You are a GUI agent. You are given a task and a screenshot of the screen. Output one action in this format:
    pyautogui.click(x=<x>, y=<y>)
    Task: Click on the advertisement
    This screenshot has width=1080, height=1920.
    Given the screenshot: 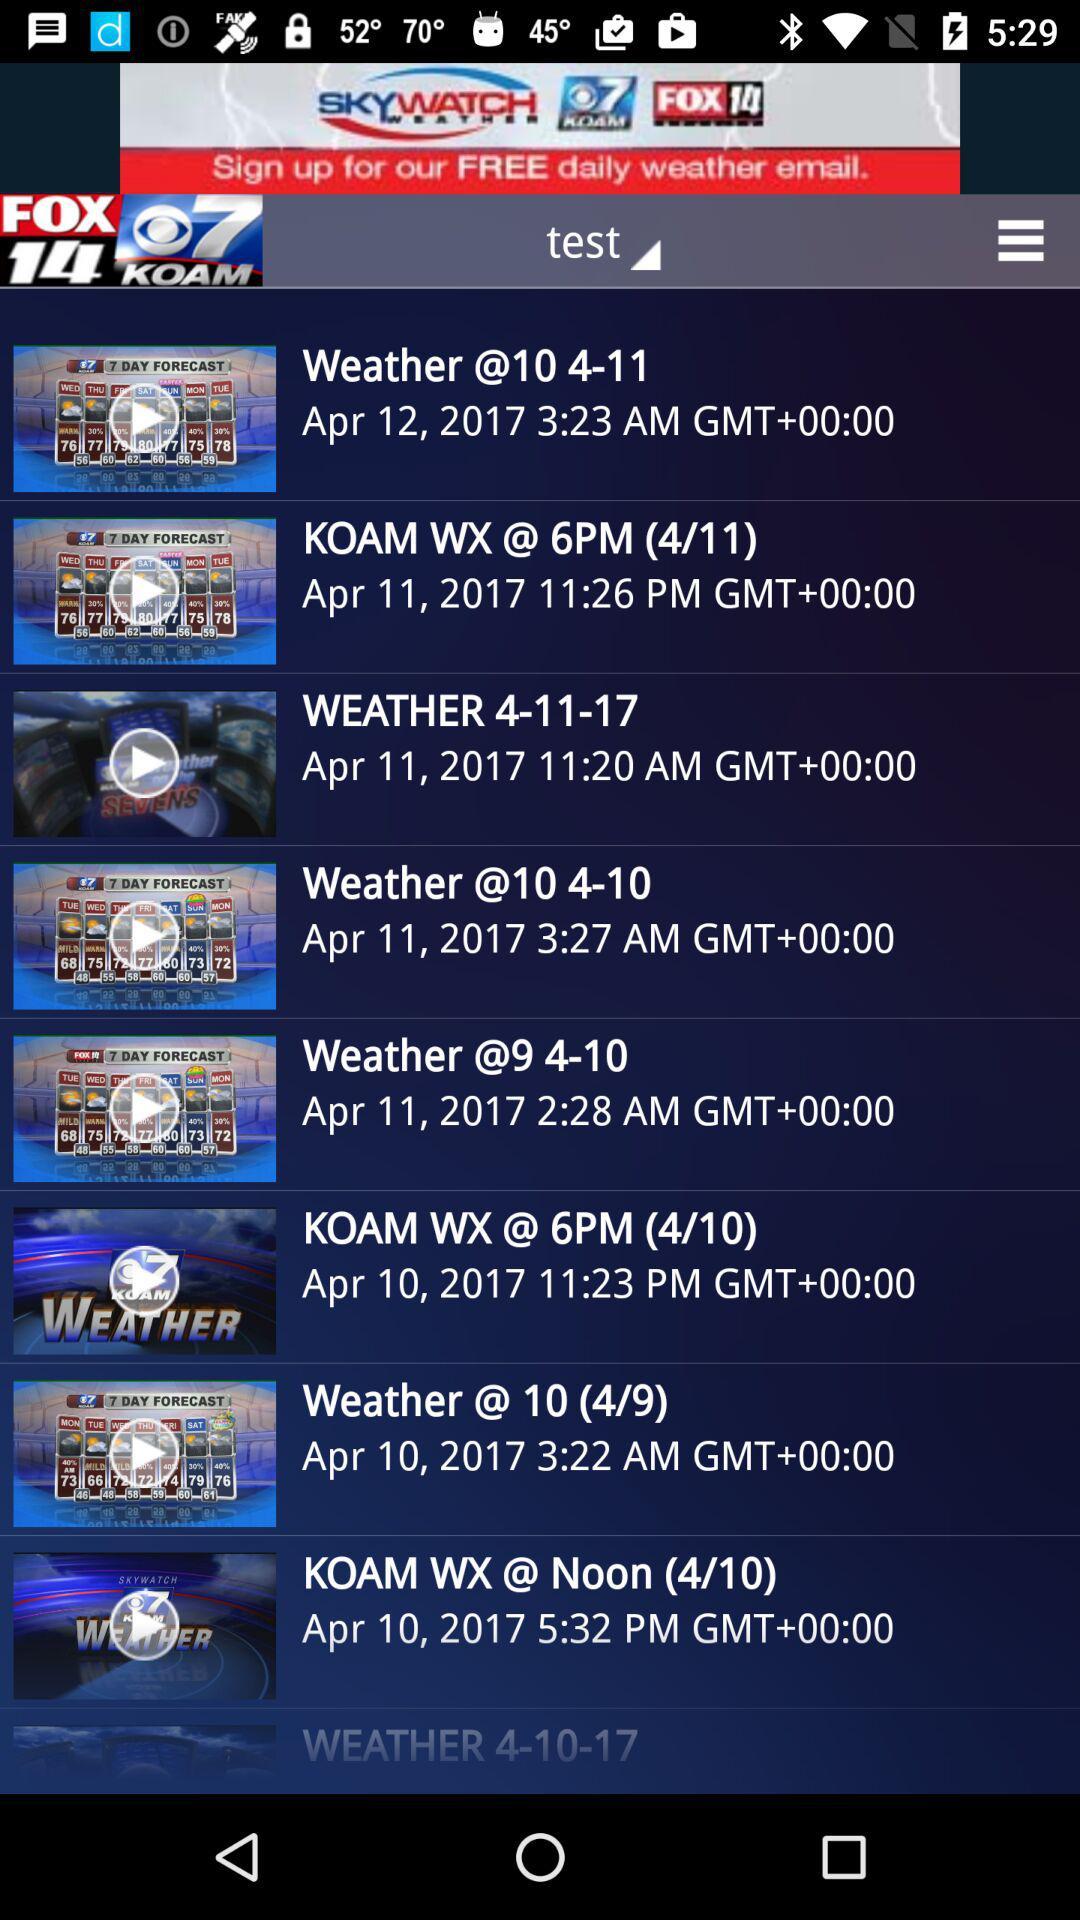 What is the action you would take?
    pyautogui.click(x=540, y=127)
    